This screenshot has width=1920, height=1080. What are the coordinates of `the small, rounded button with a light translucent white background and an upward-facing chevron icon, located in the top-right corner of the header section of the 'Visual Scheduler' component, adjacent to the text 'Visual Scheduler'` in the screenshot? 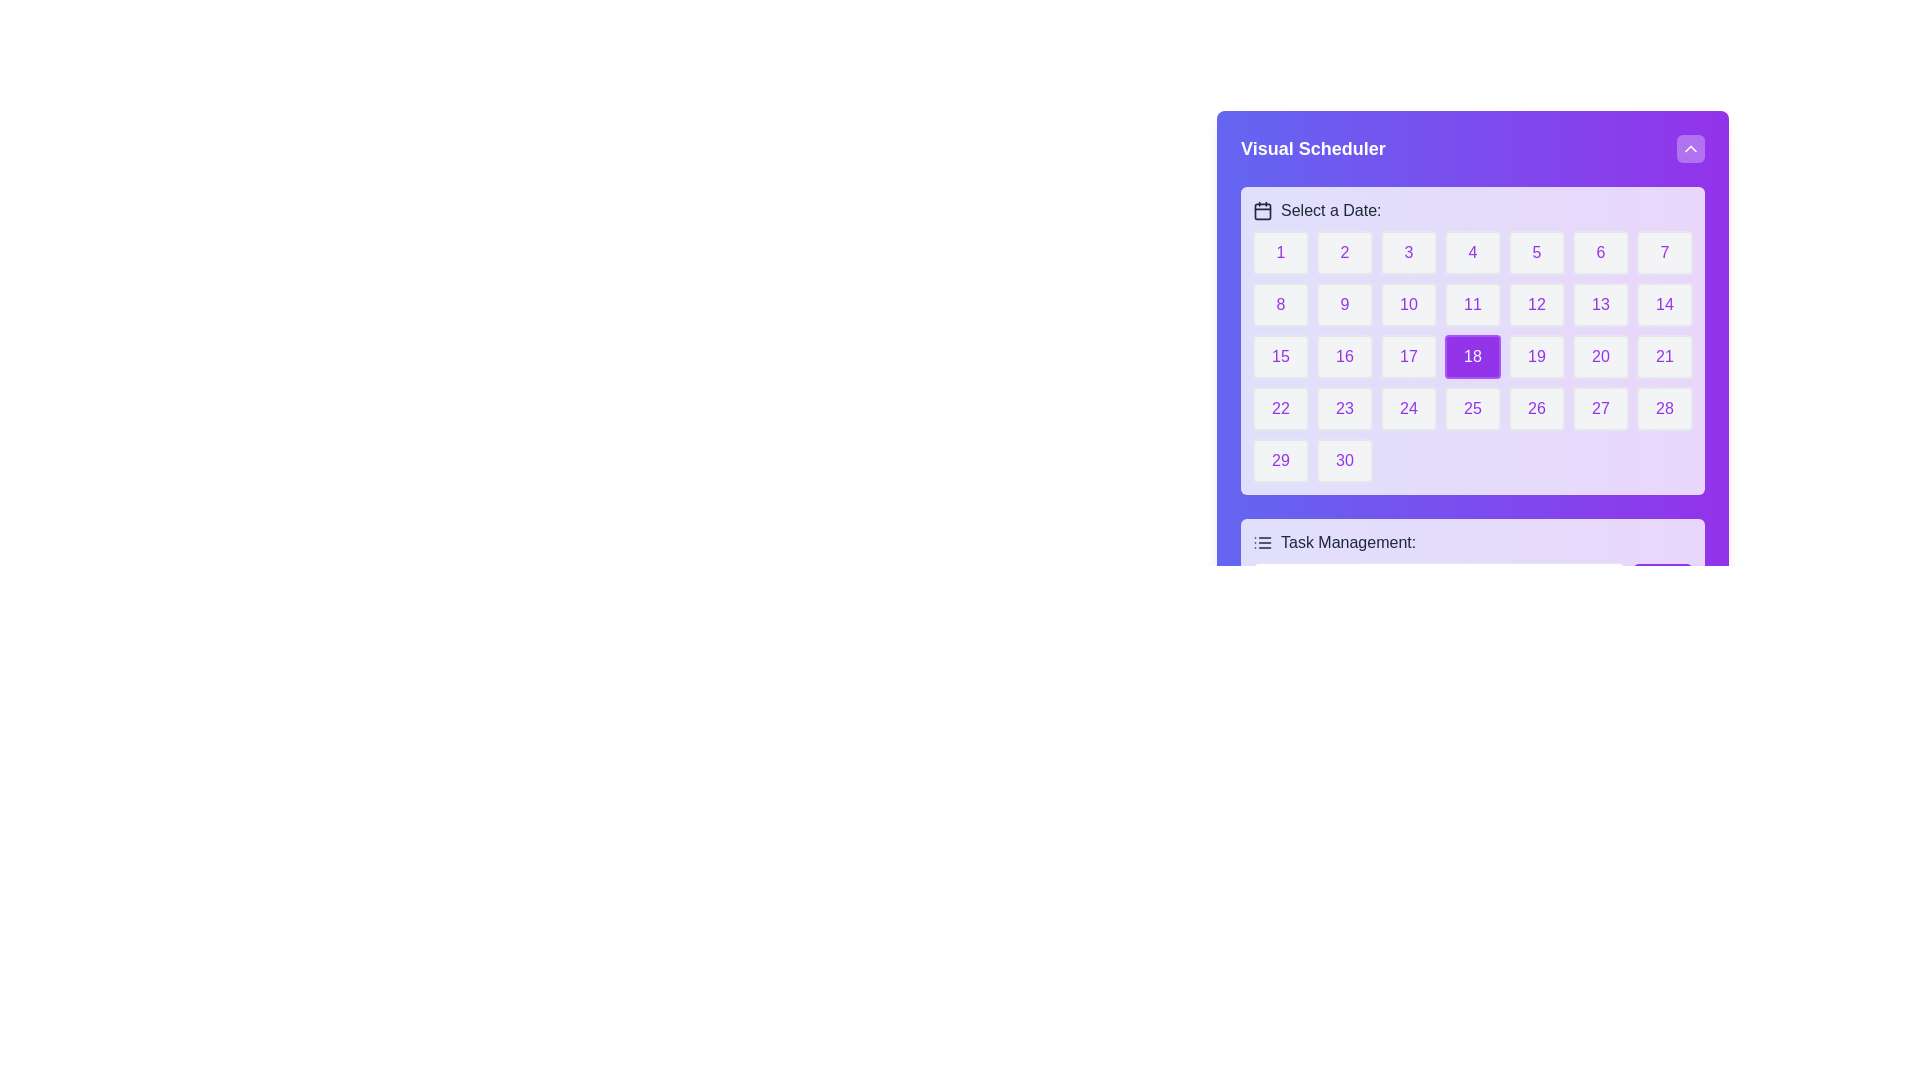 It's located at (1689, 148).